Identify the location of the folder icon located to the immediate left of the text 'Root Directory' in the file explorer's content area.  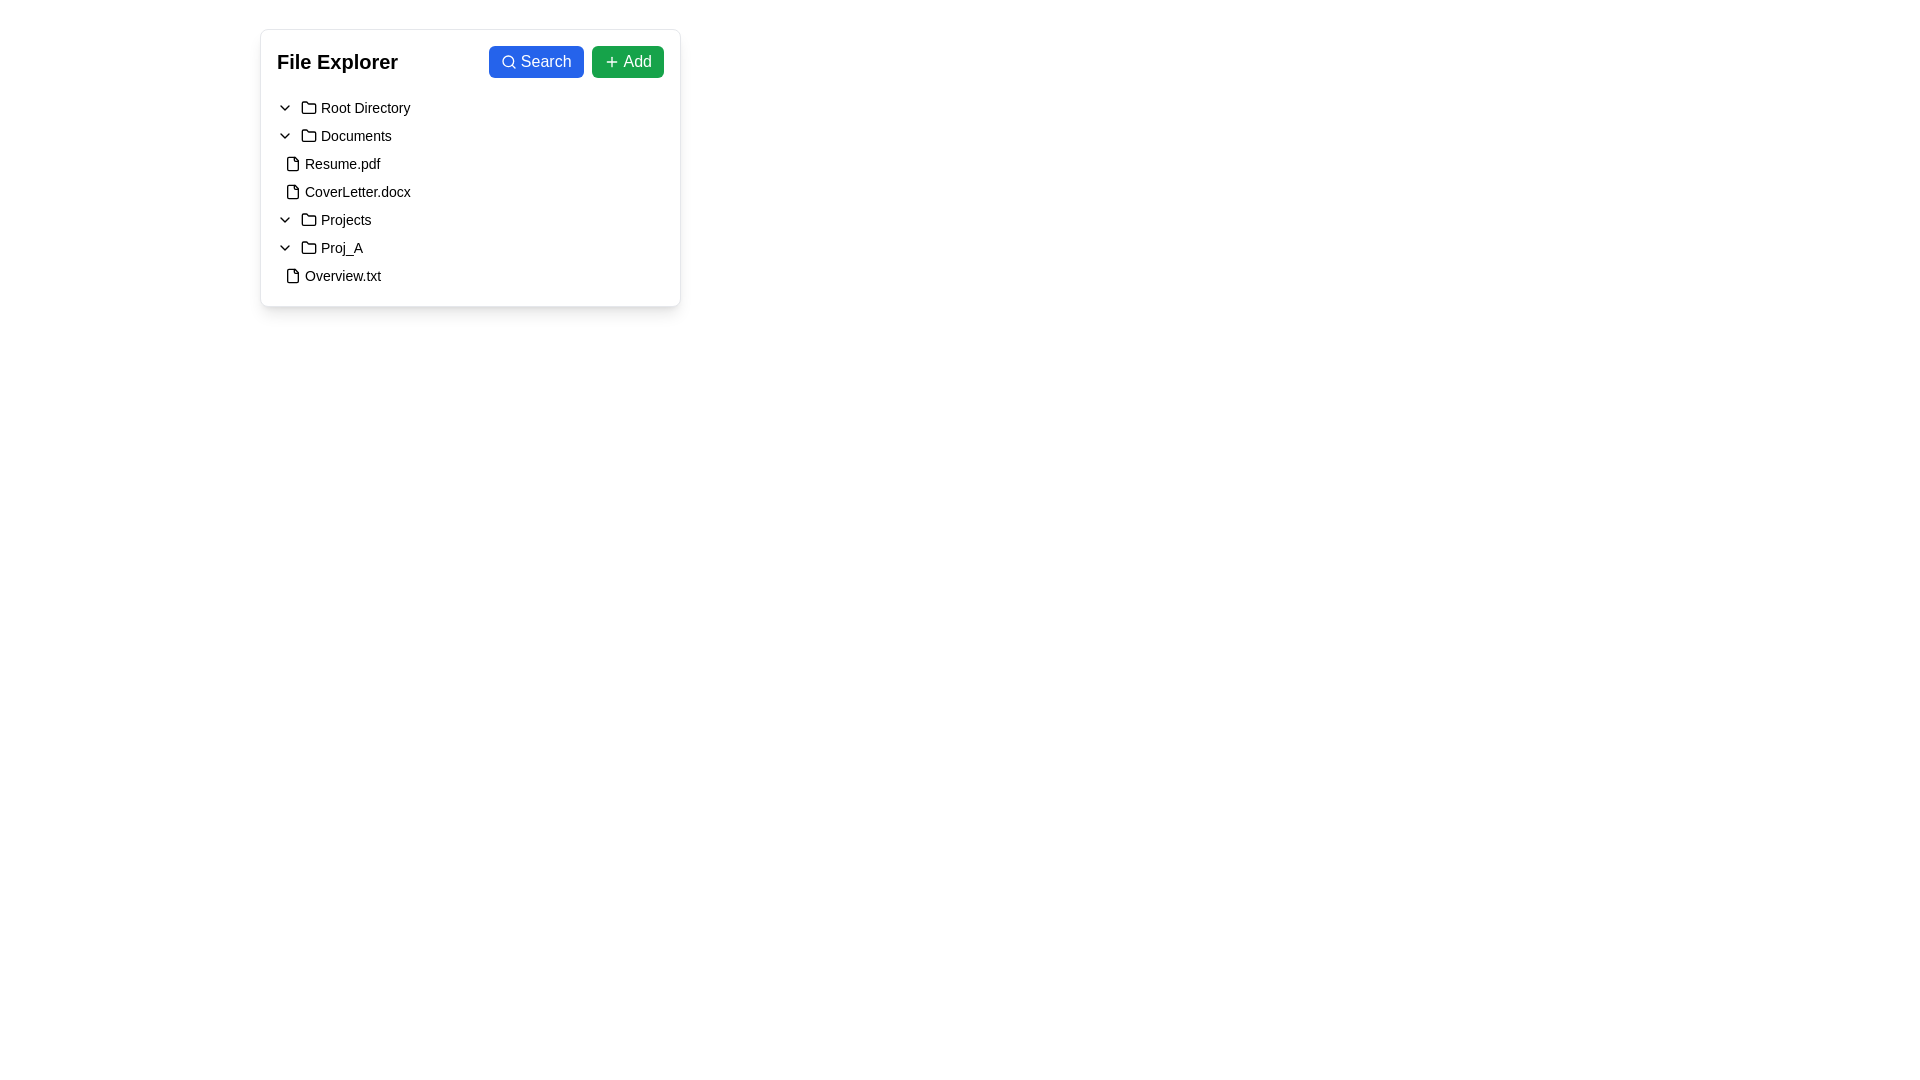
(307, 108).